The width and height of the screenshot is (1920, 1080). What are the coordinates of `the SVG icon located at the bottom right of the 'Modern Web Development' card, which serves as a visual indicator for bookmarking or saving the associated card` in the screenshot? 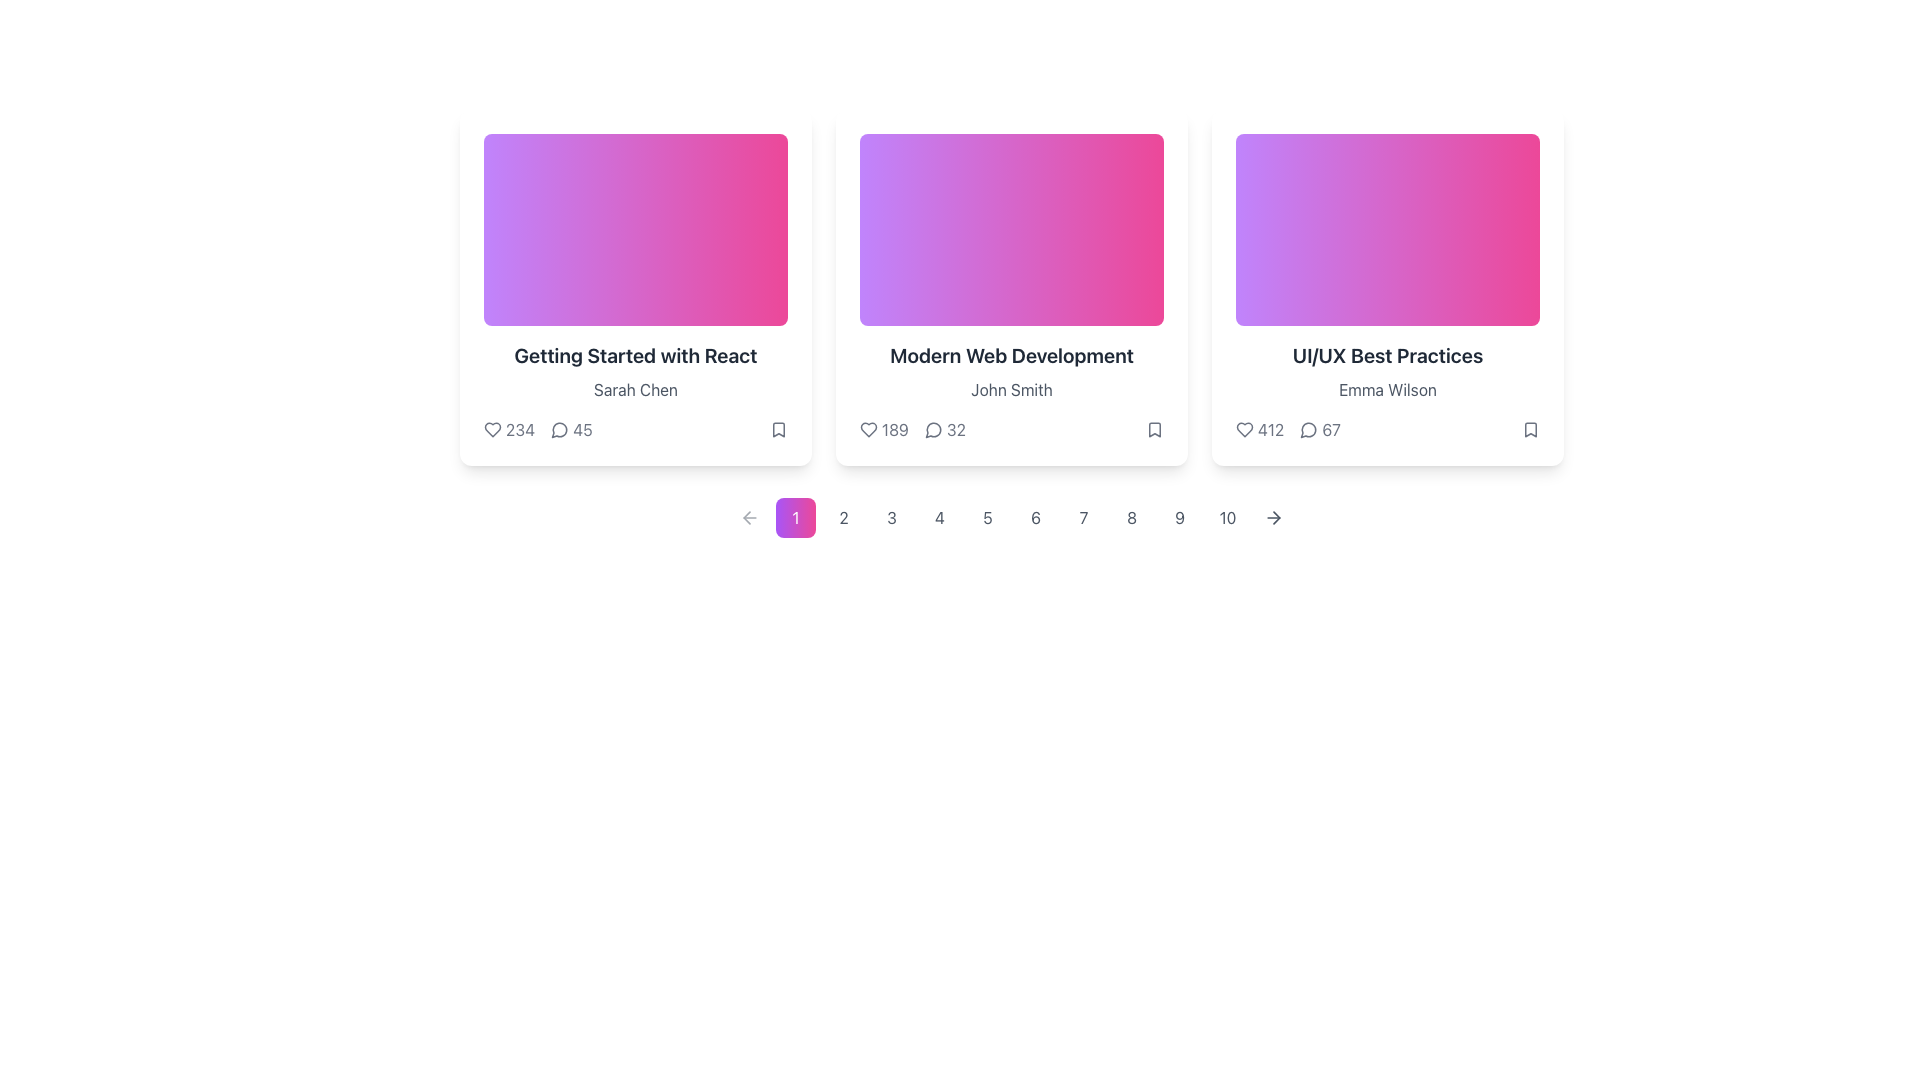 It's located at (1155, 428).